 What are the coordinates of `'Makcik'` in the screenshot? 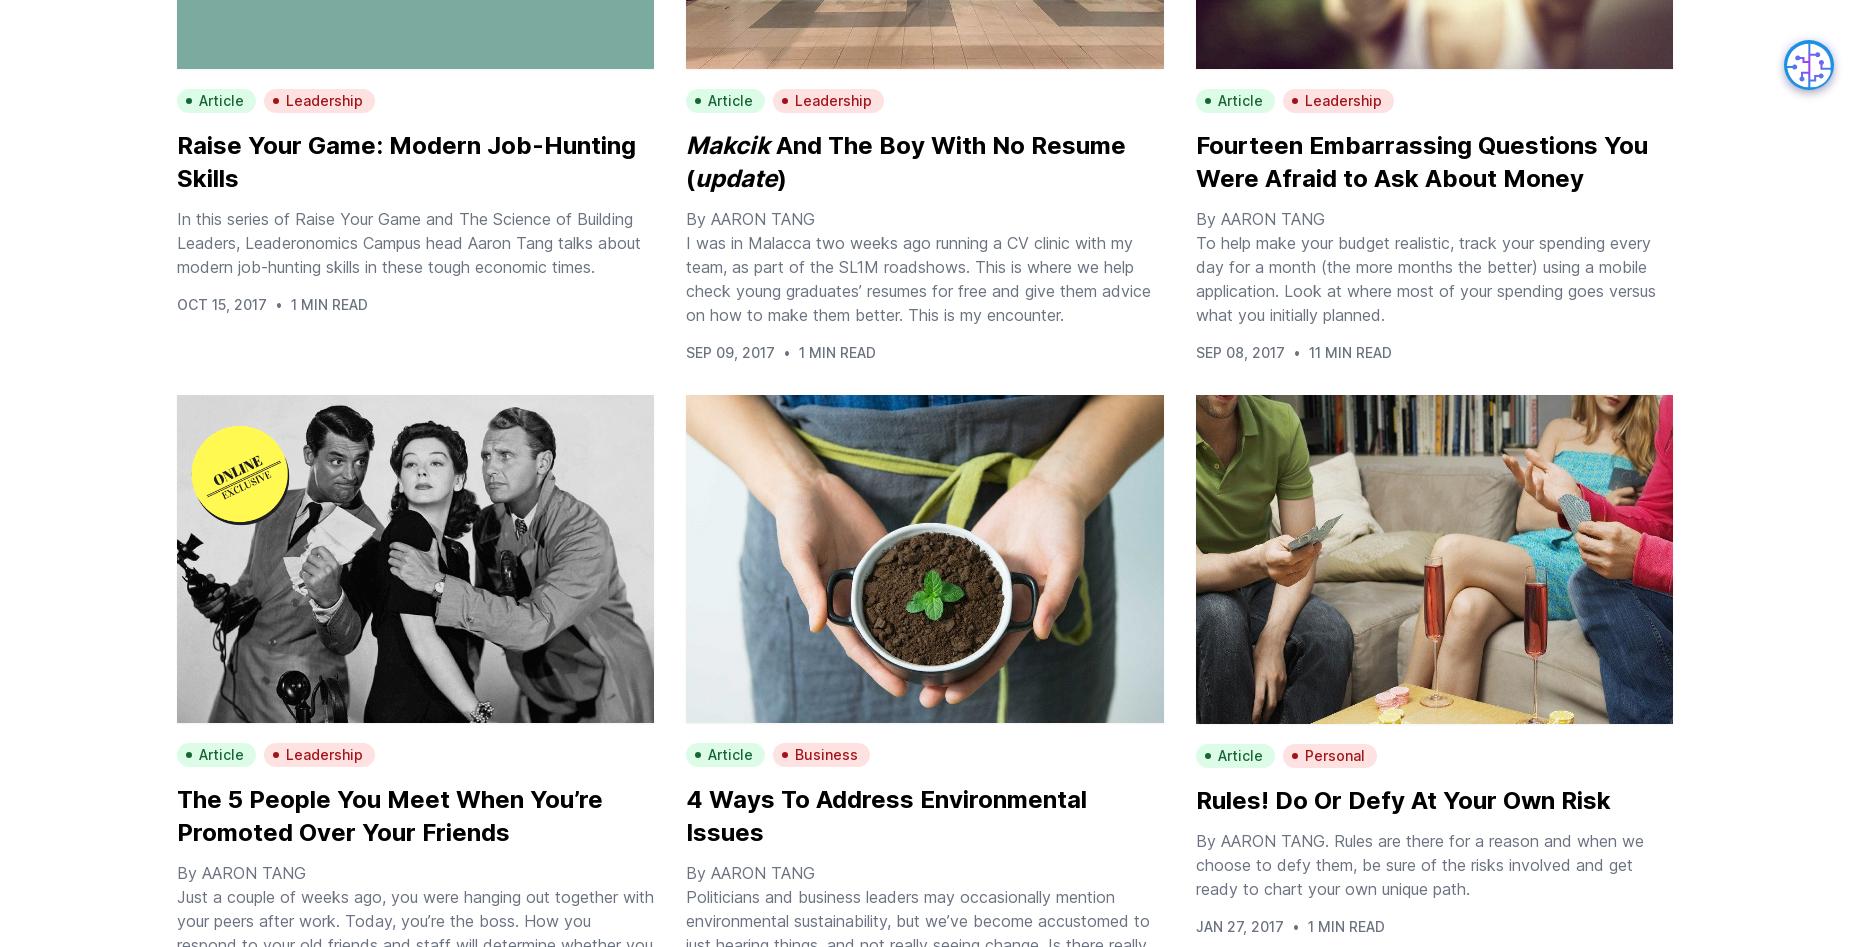 It's located at (727, 144).